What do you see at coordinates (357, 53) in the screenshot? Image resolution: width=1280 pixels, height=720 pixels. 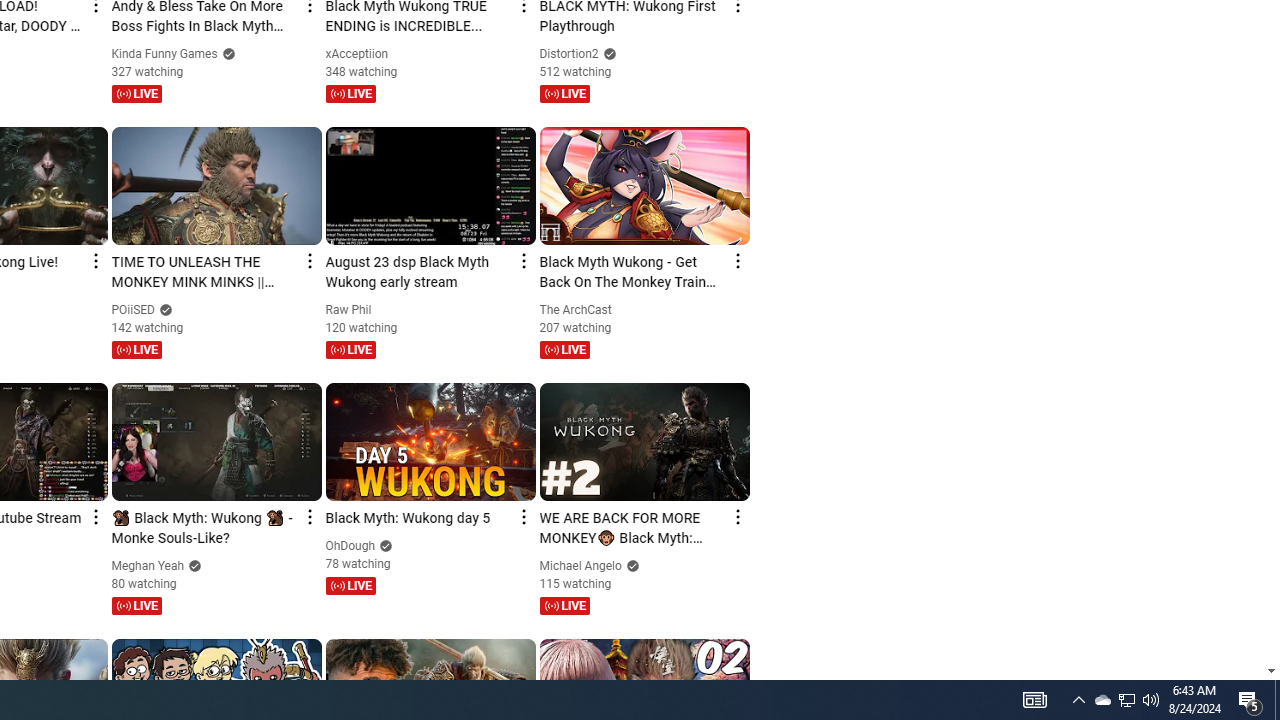 I see `'xAcceptiion'` at bounding box center [357, 53].